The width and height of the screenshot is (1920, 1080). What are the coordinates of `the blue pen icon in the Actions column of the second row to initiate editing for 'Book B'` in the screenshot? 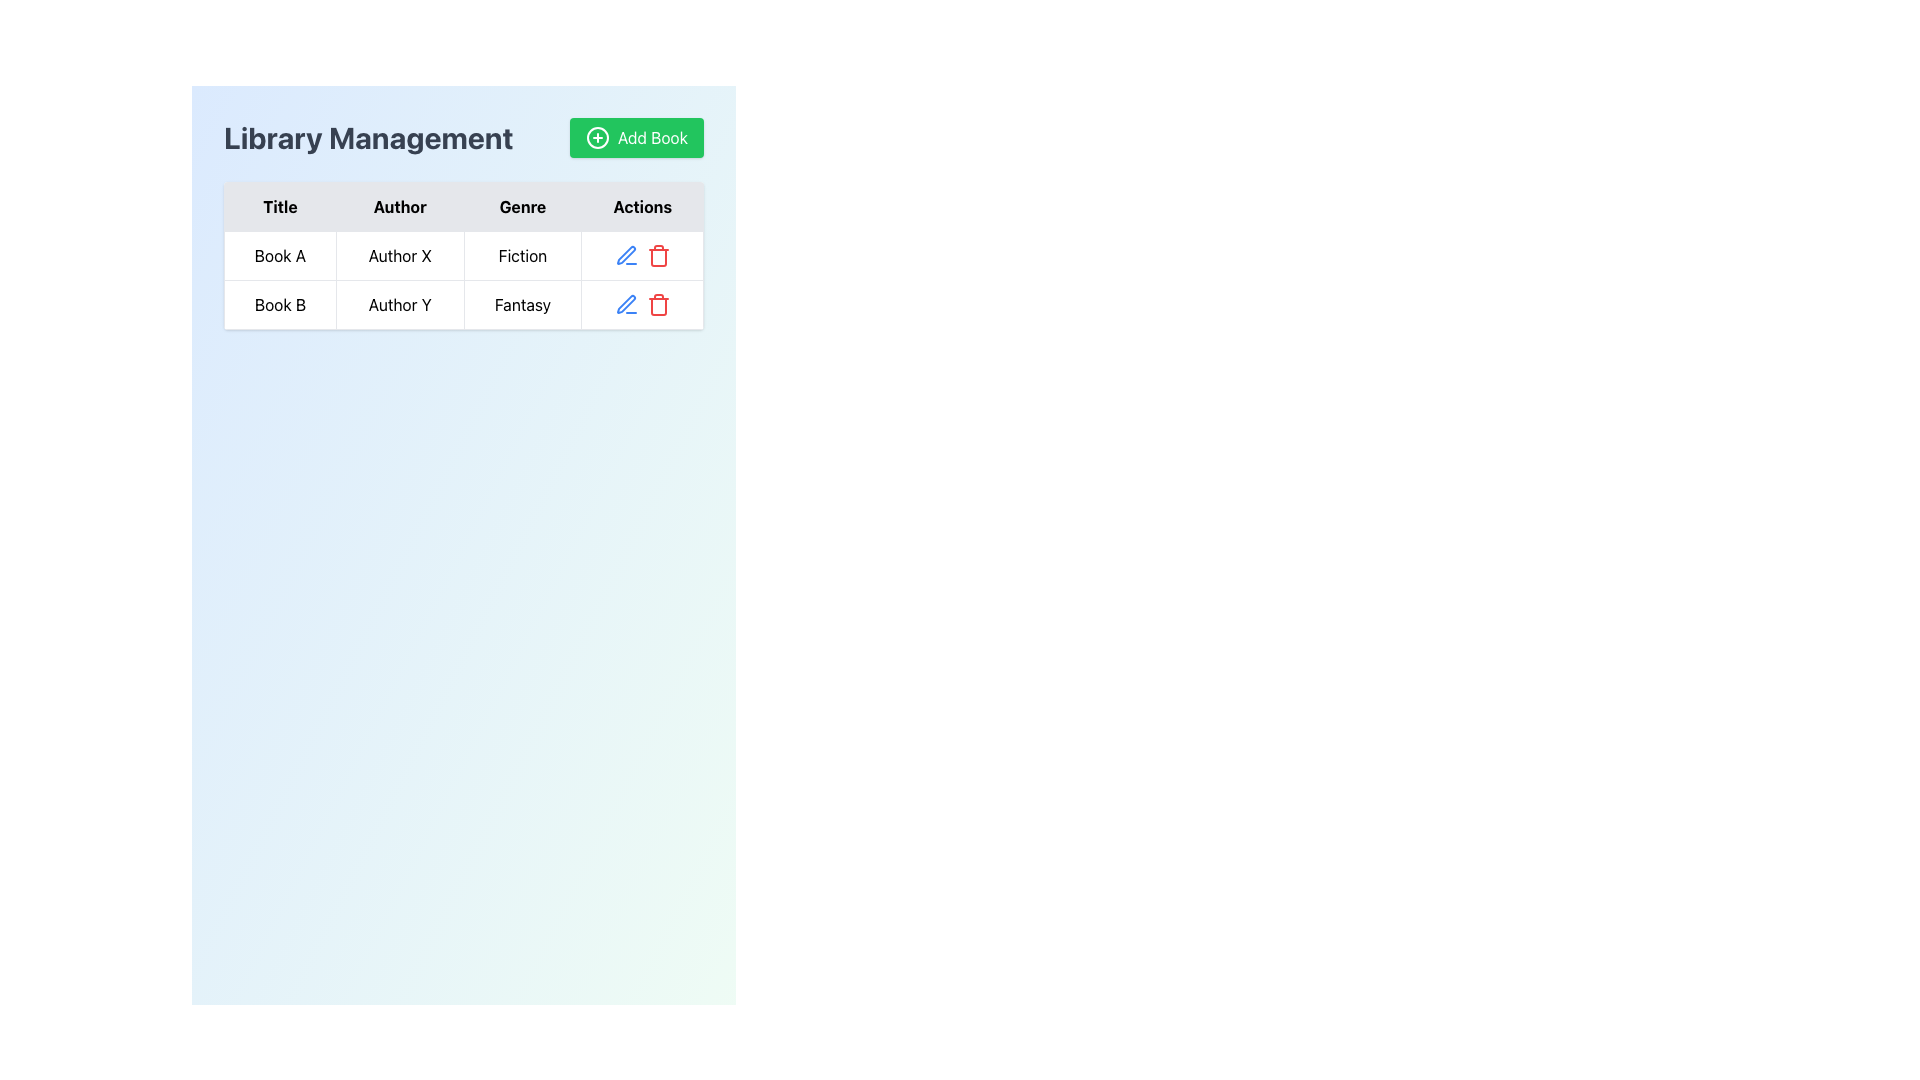 It's located at (624, 253).